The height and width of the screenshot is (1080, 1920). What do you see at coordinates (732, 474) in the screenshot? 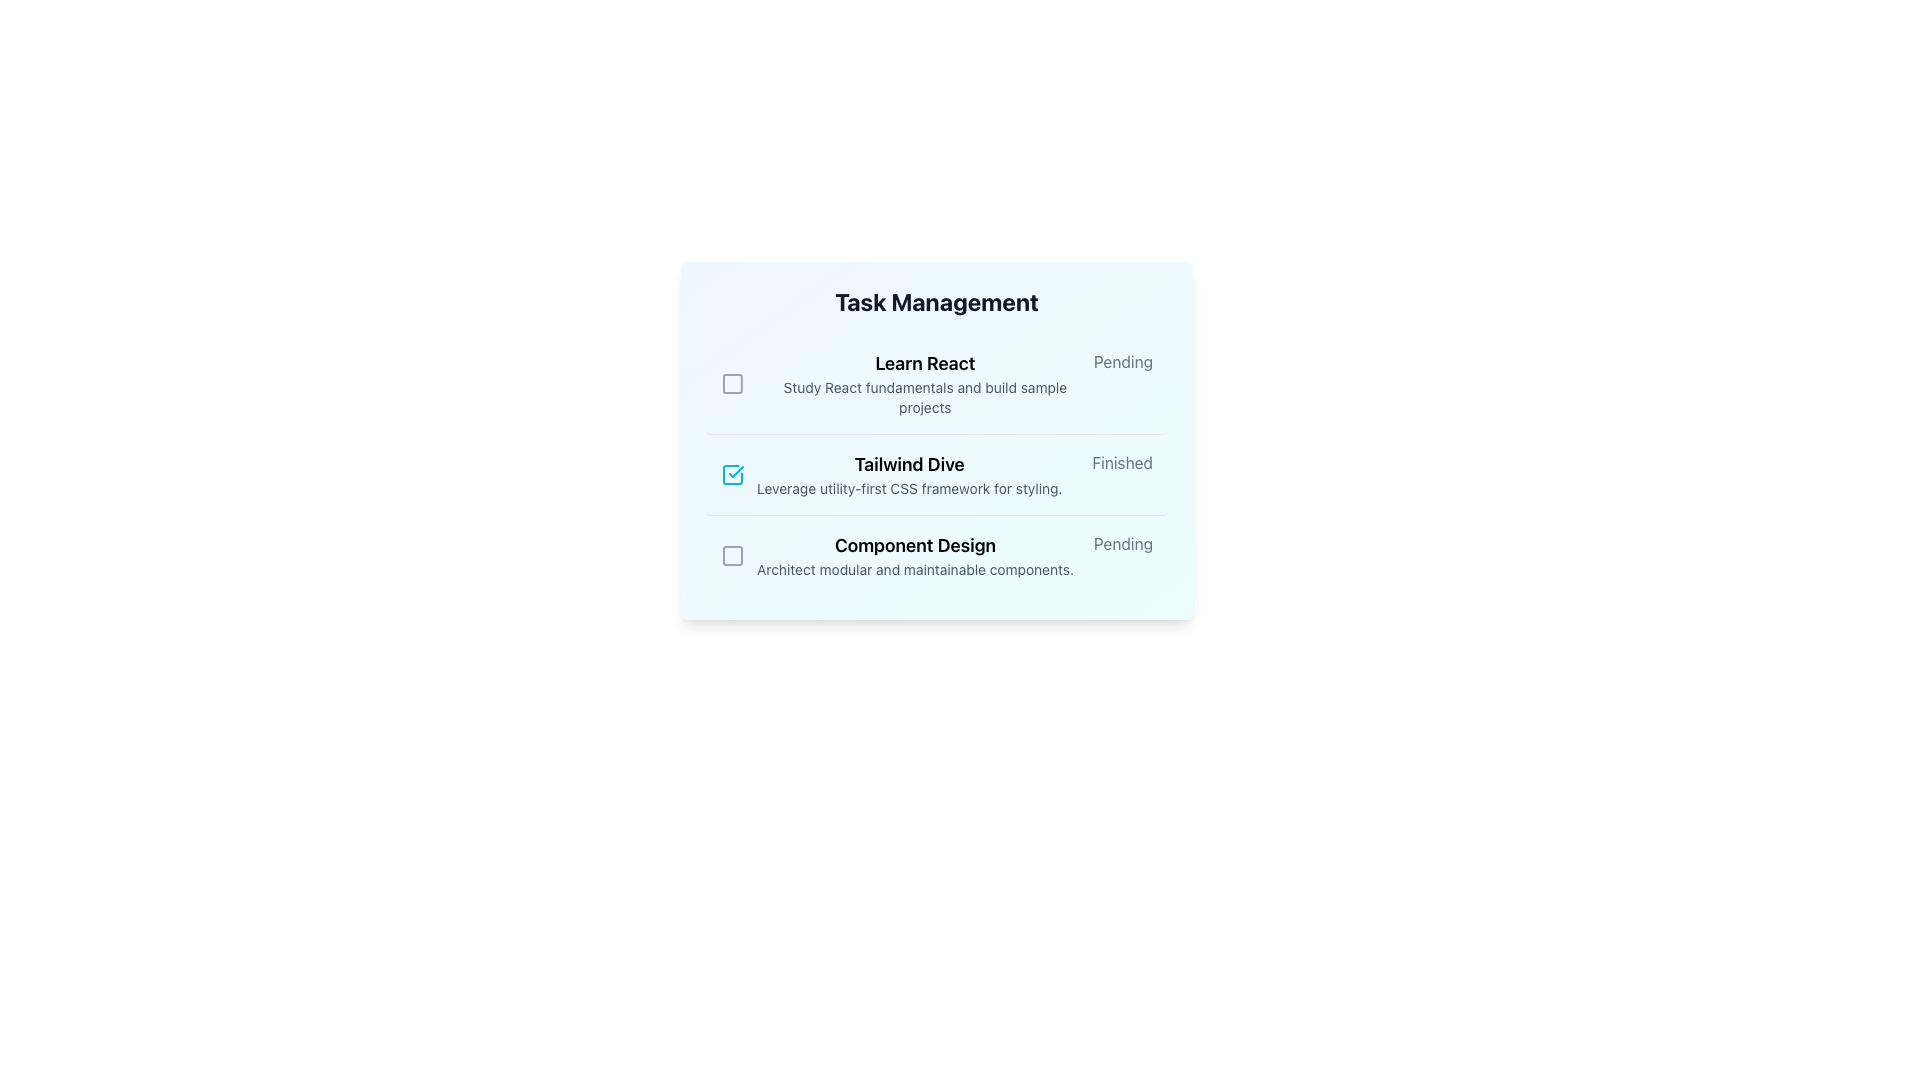
I see `the checkmark icon in a cyan-bordered square located to the left of the 'Tailwind Dive' title in the task management list` at bounding box center [732, 474].